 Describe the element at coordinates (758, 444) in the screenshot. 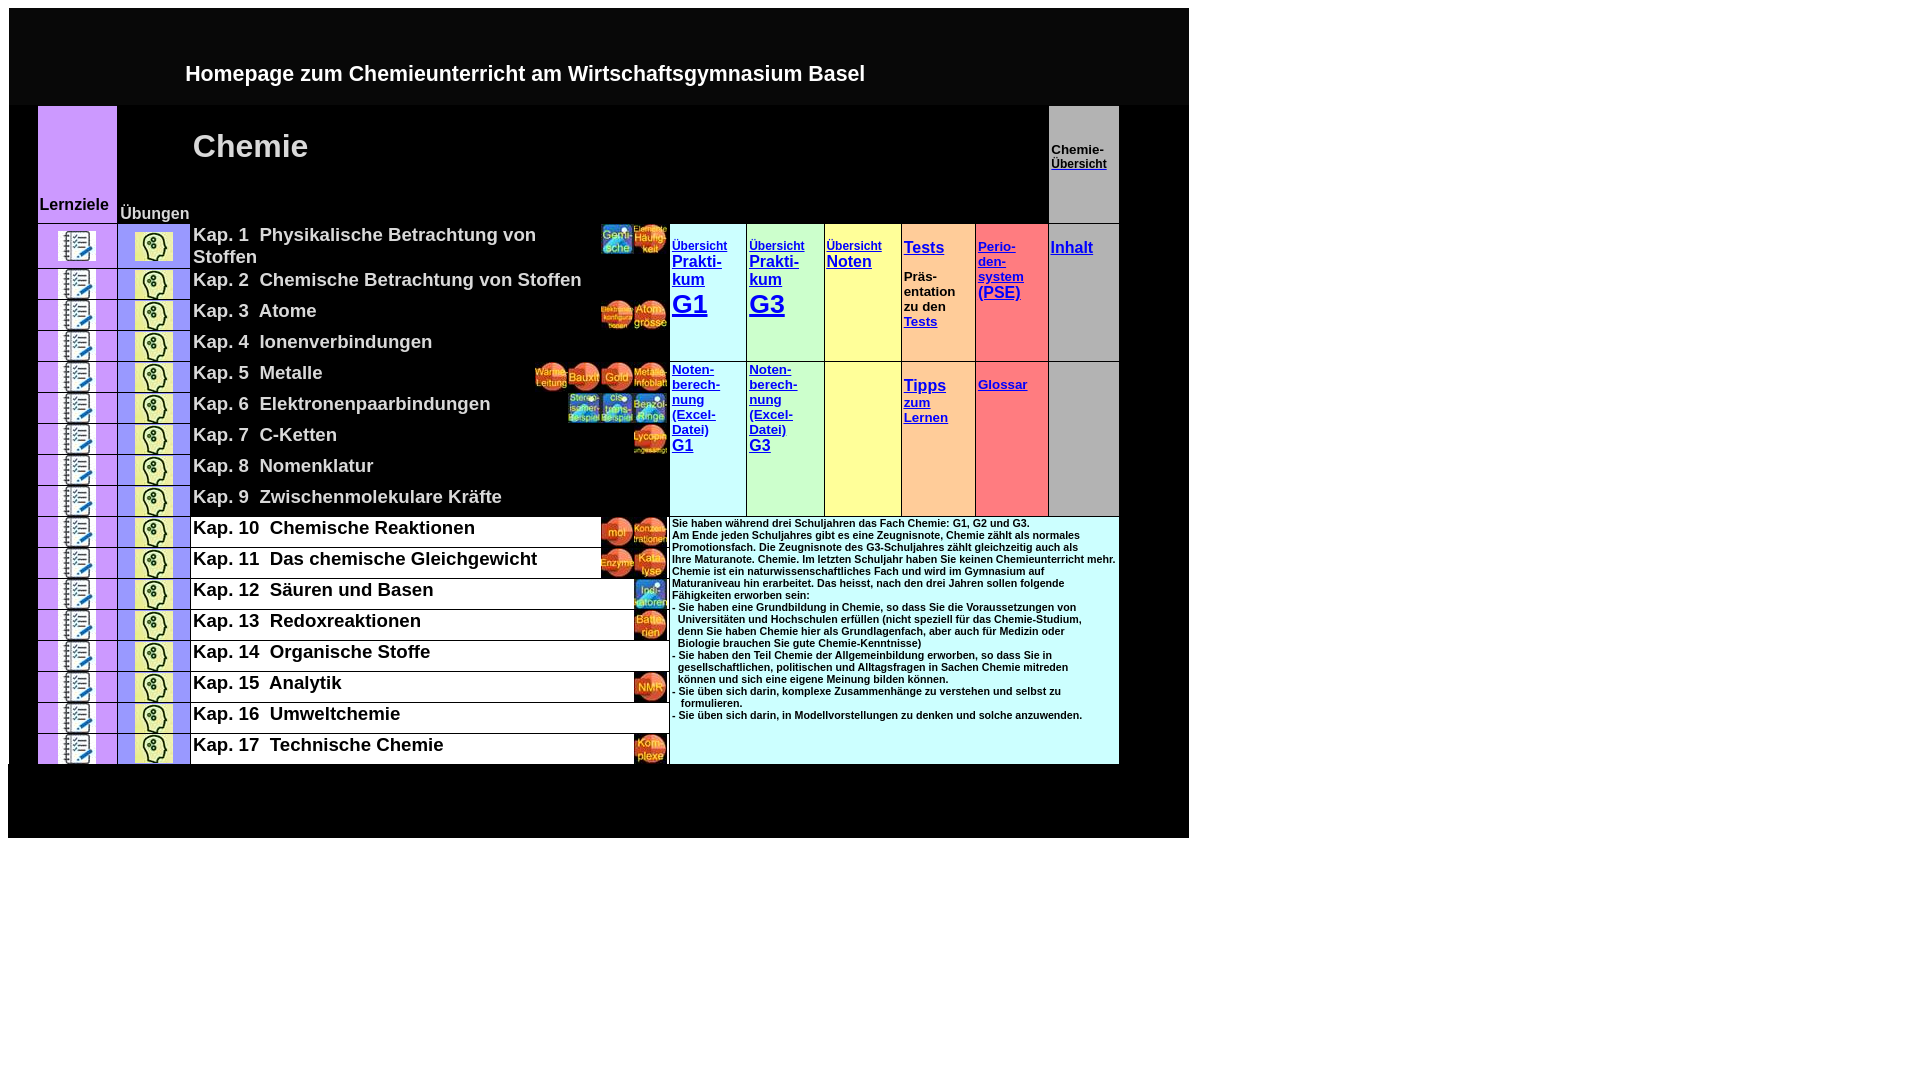

I see `'G3'` at that location.